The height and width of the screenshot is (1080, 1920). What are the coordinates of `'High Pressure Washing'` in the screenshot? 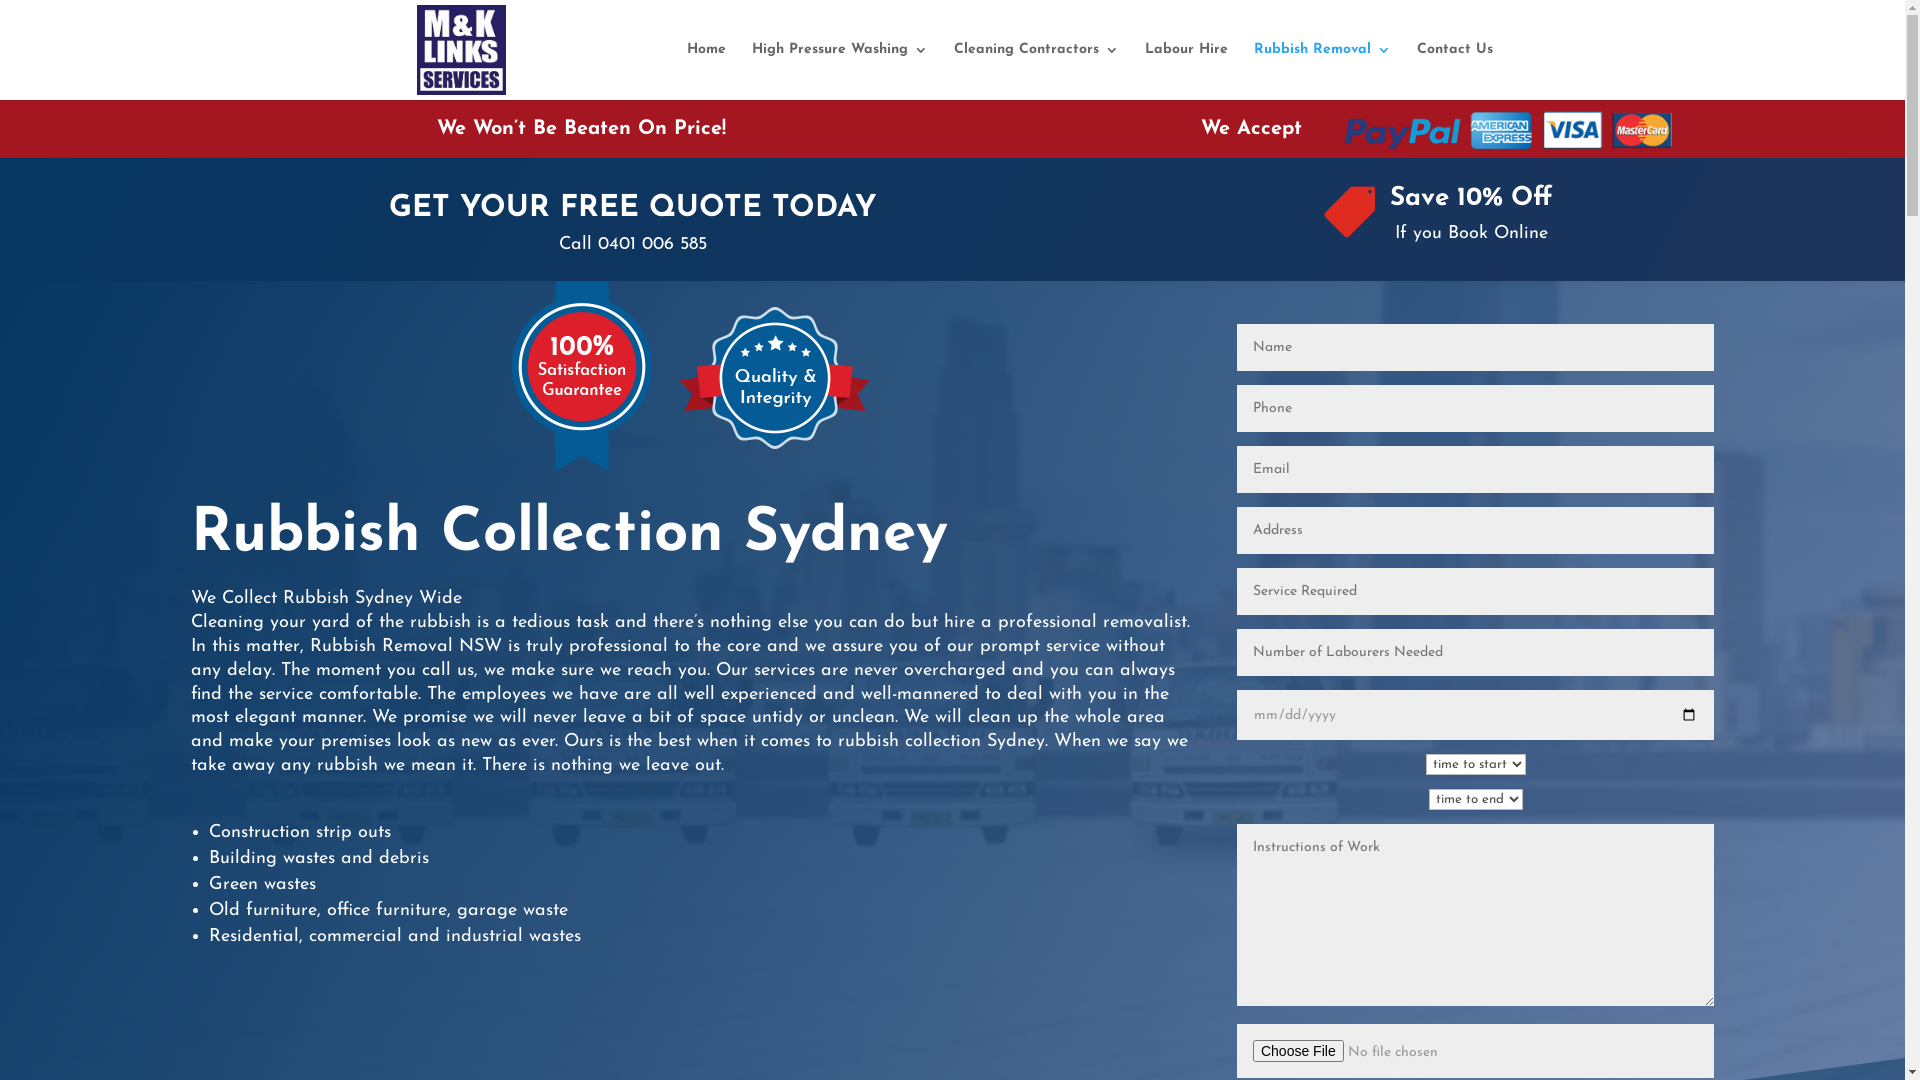 It's located at (840, 70).